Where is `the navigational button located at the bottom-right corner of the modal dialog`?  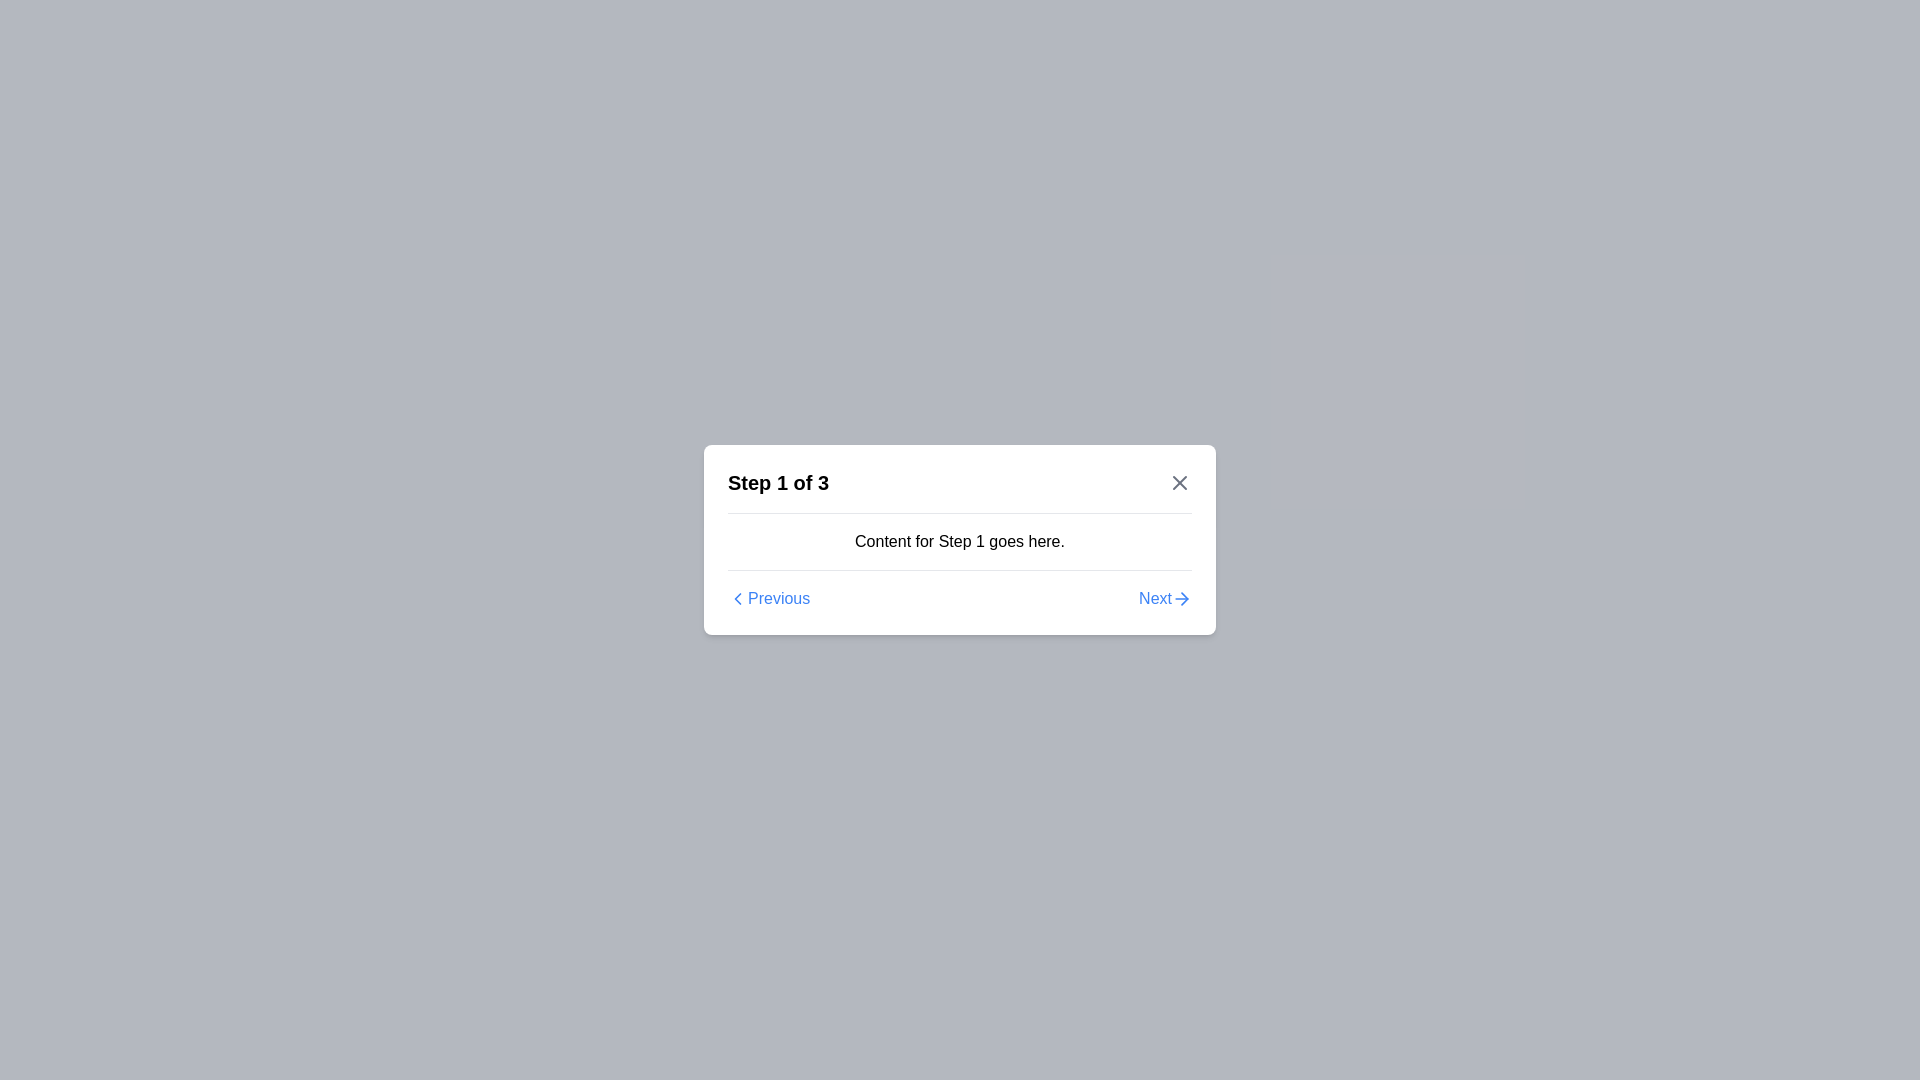 the navigational button located at the bottom-right corner of the modal dialog is located at coordinates (1165, 597).